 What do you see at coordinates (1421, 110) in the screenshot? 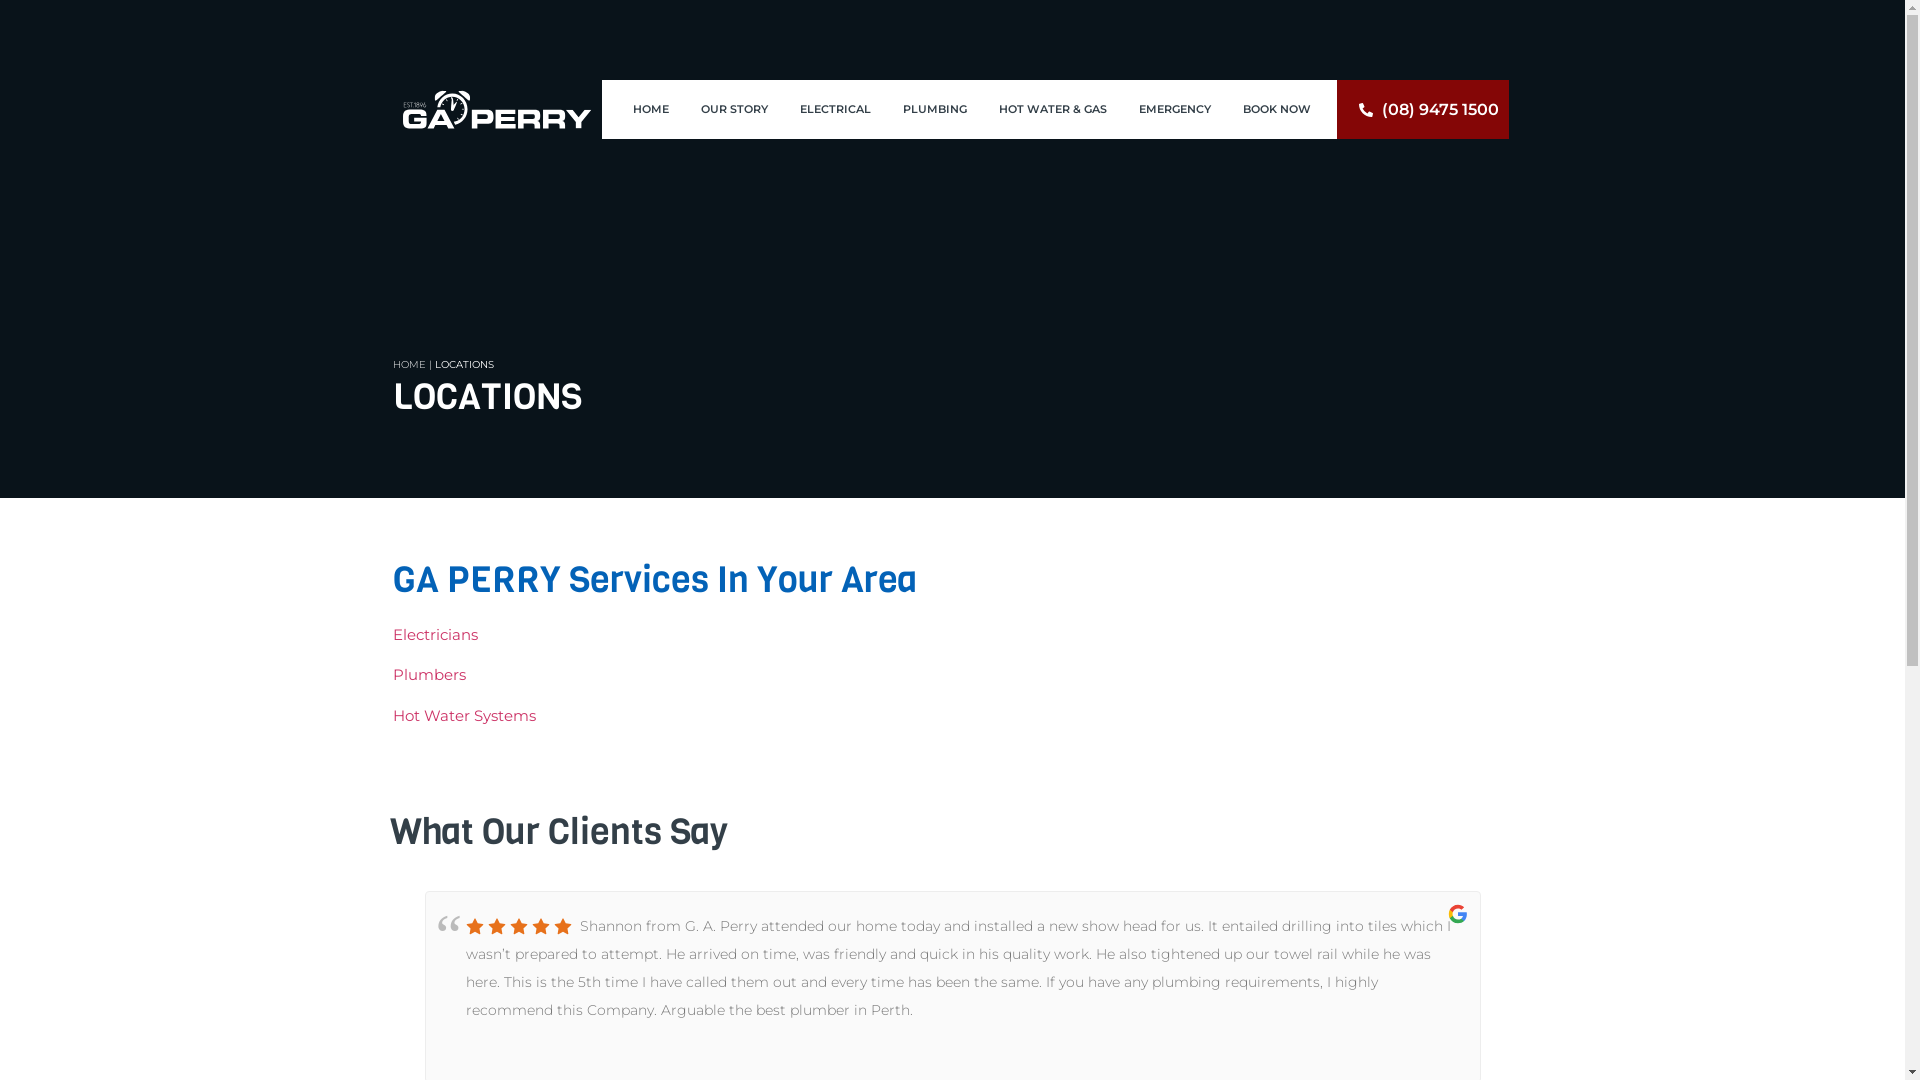
I see `'(08) 9475 1500'` at bounding box center [1421, 110].